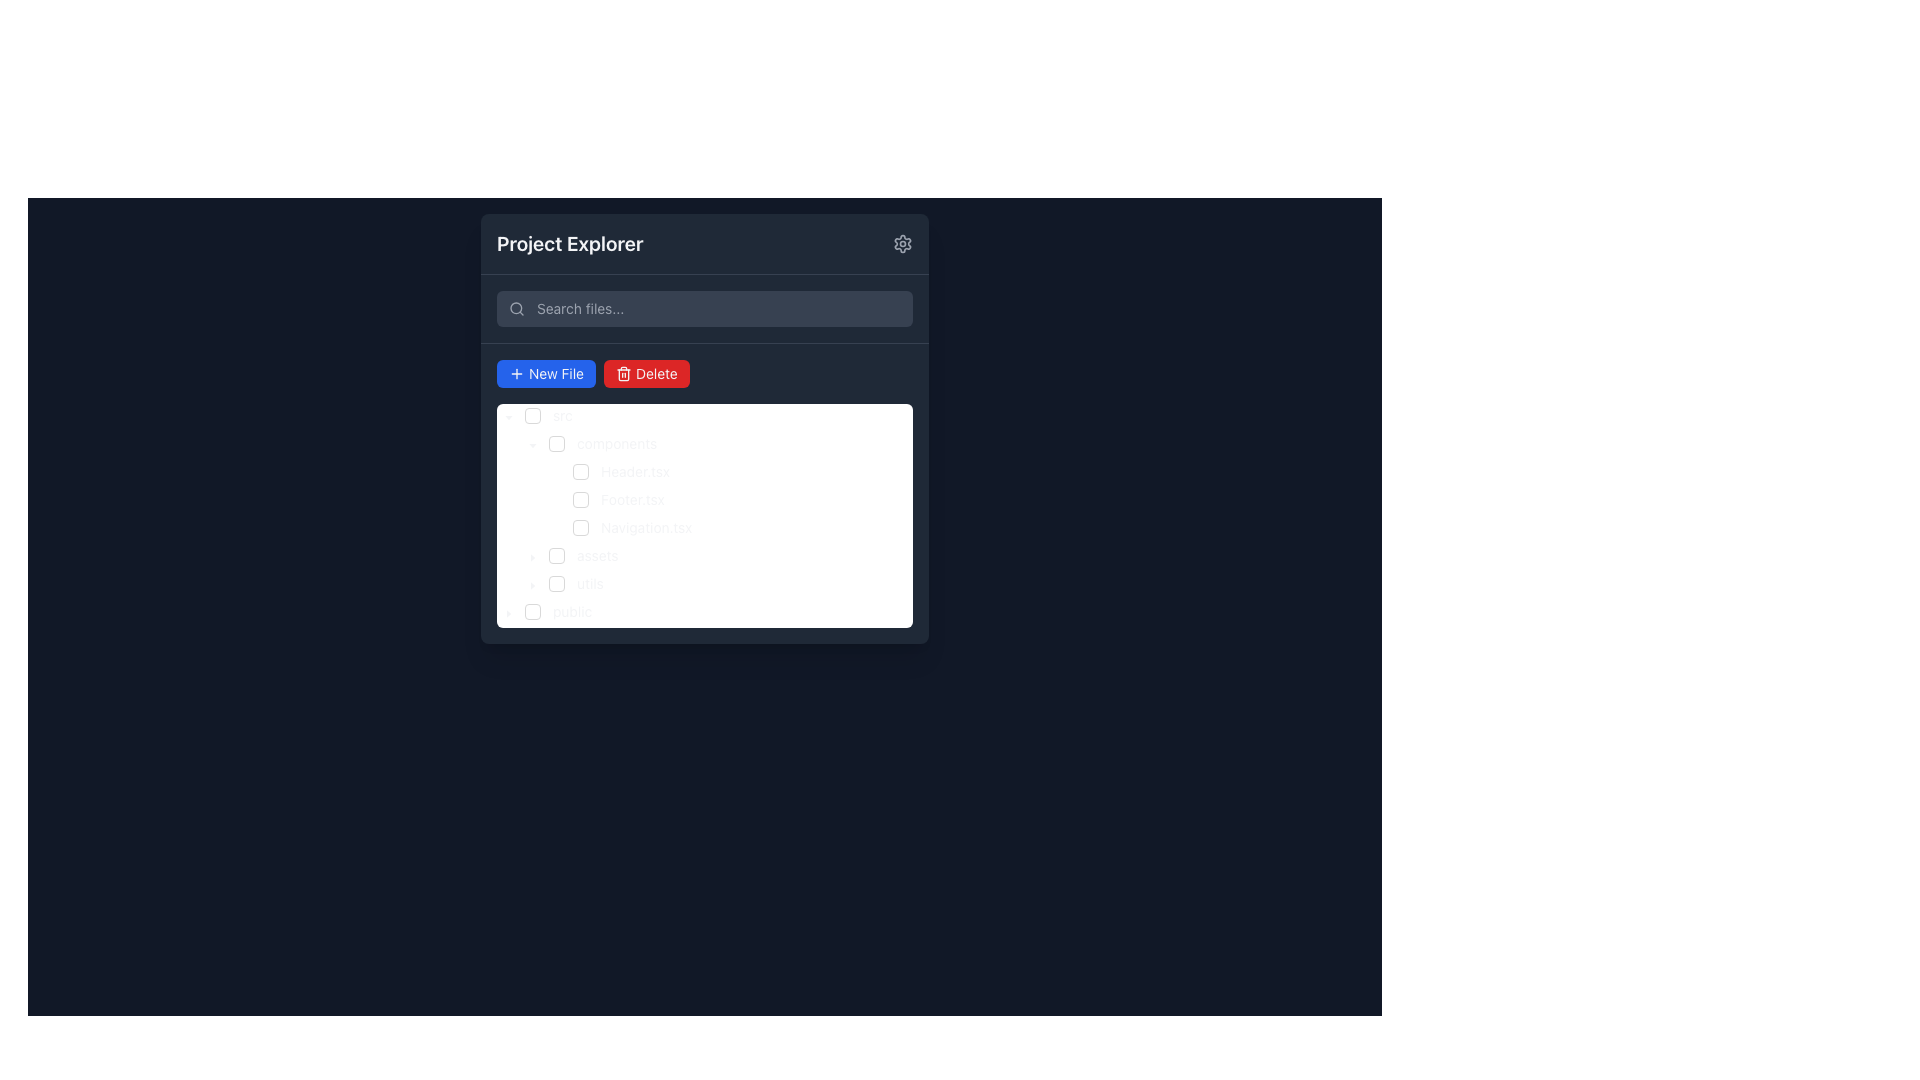  What do you see at coordinates (532, 611) in the screenshot?
I see `the checkbox associated with the 'public' item in the project tree to potentially display a tooltip` at bounding box center [532, 611].